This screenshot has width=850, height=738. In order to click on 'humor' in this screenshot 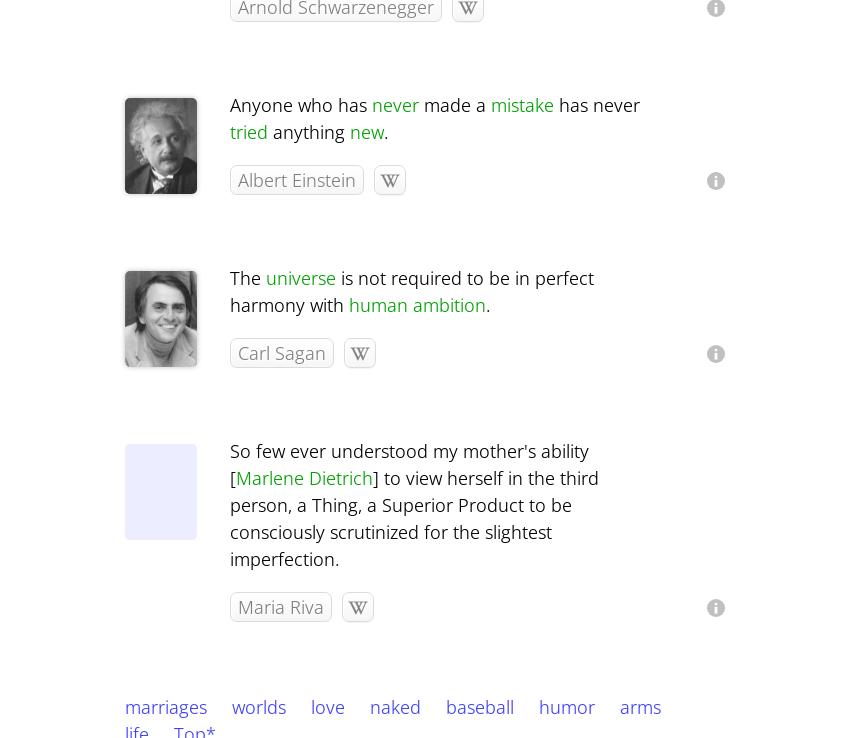, I will do `click(567, 707)`.